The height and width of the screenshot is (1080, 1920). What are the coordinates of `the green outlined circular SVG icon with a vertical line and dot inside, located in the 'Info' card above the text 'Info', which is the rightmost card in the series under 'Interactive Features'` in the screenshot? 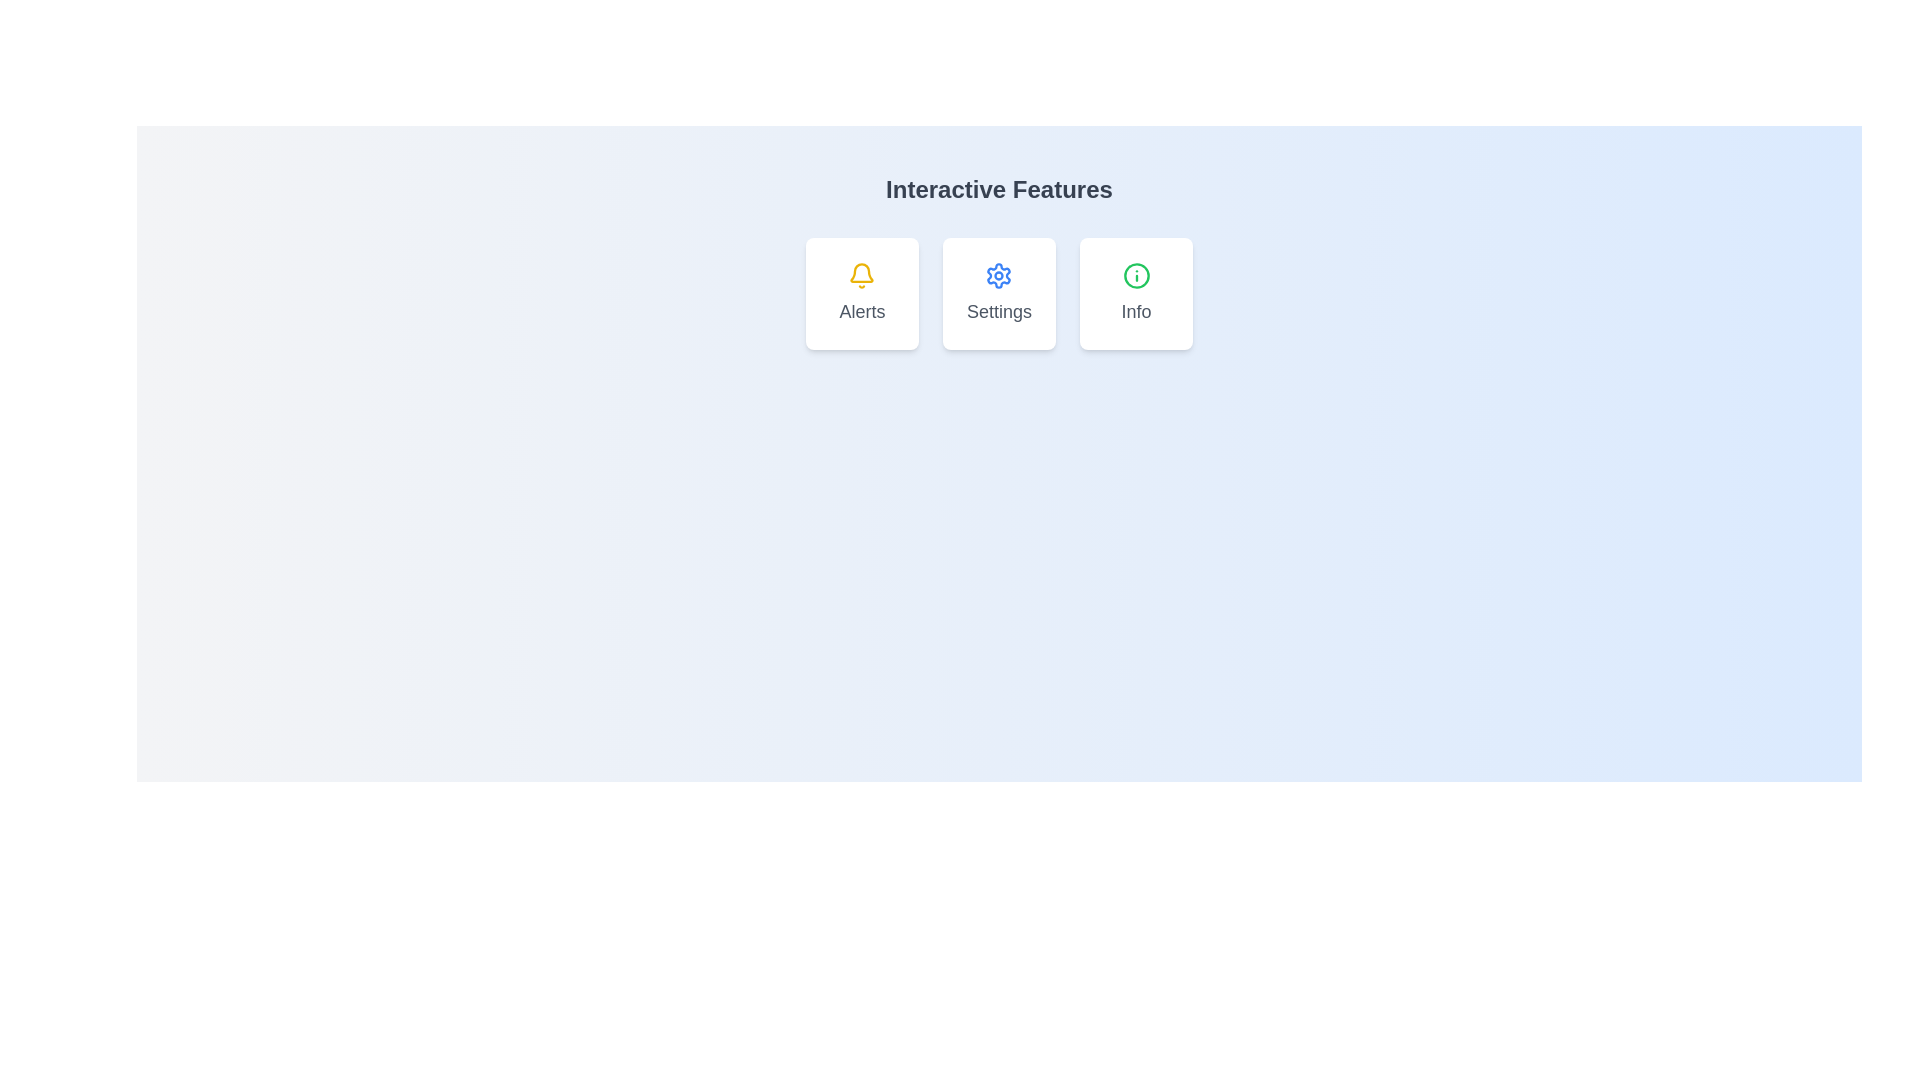 It's located at (1136, 276).